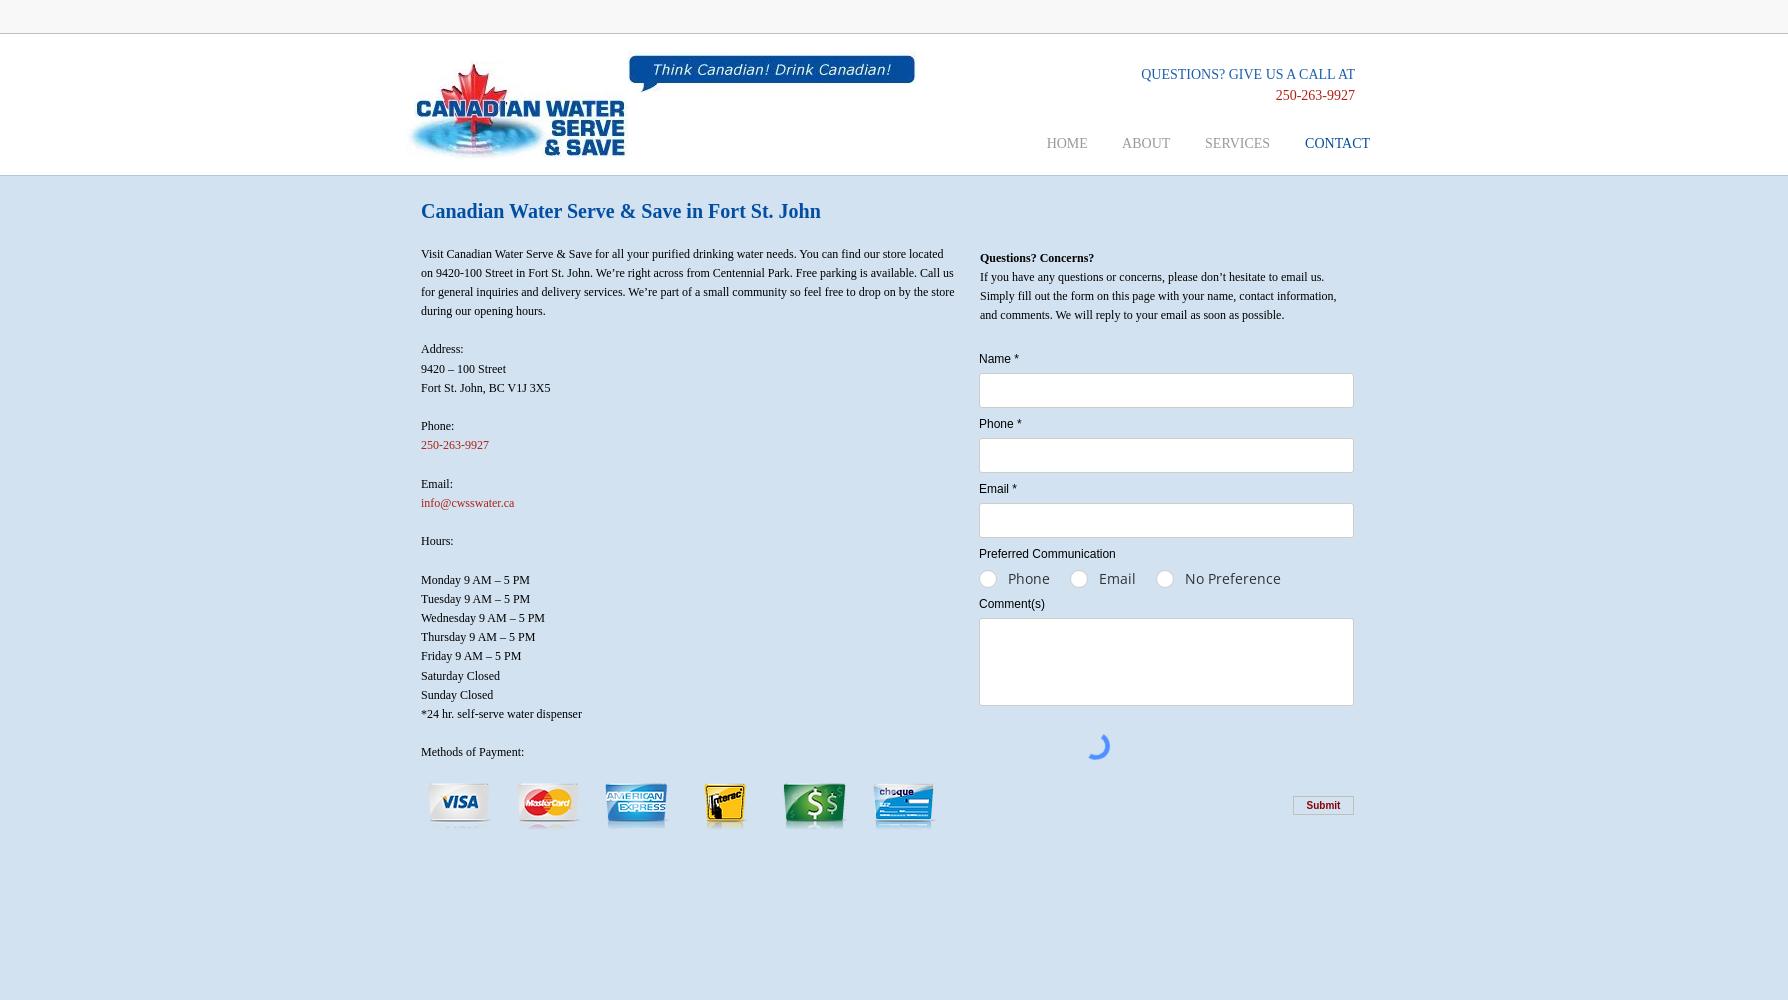  I want to click on 'Thank you! Your message has been successfully sent. We will contact you very soon!', so click(1164, 842).